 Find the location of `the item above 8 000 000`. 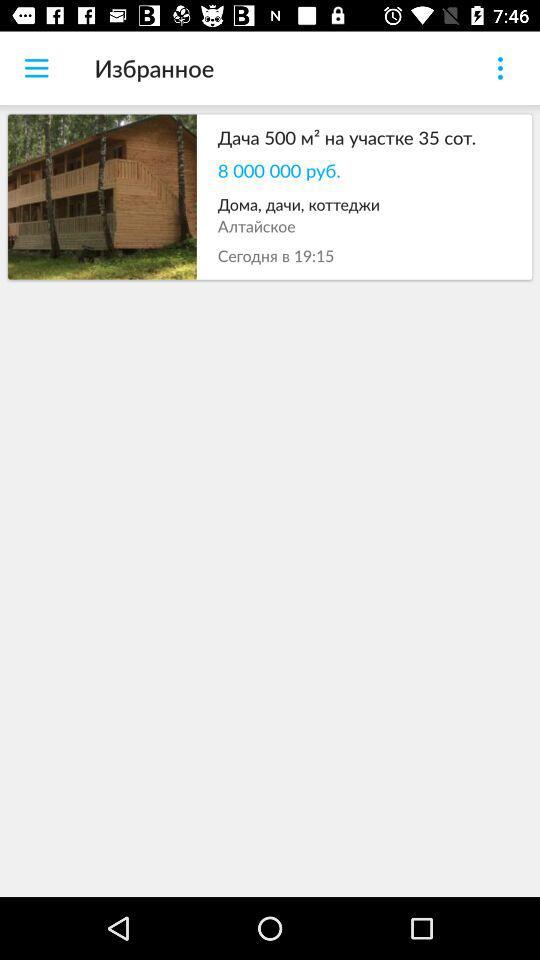

the item above 8 000 000 is located at coordinates (363, 136).